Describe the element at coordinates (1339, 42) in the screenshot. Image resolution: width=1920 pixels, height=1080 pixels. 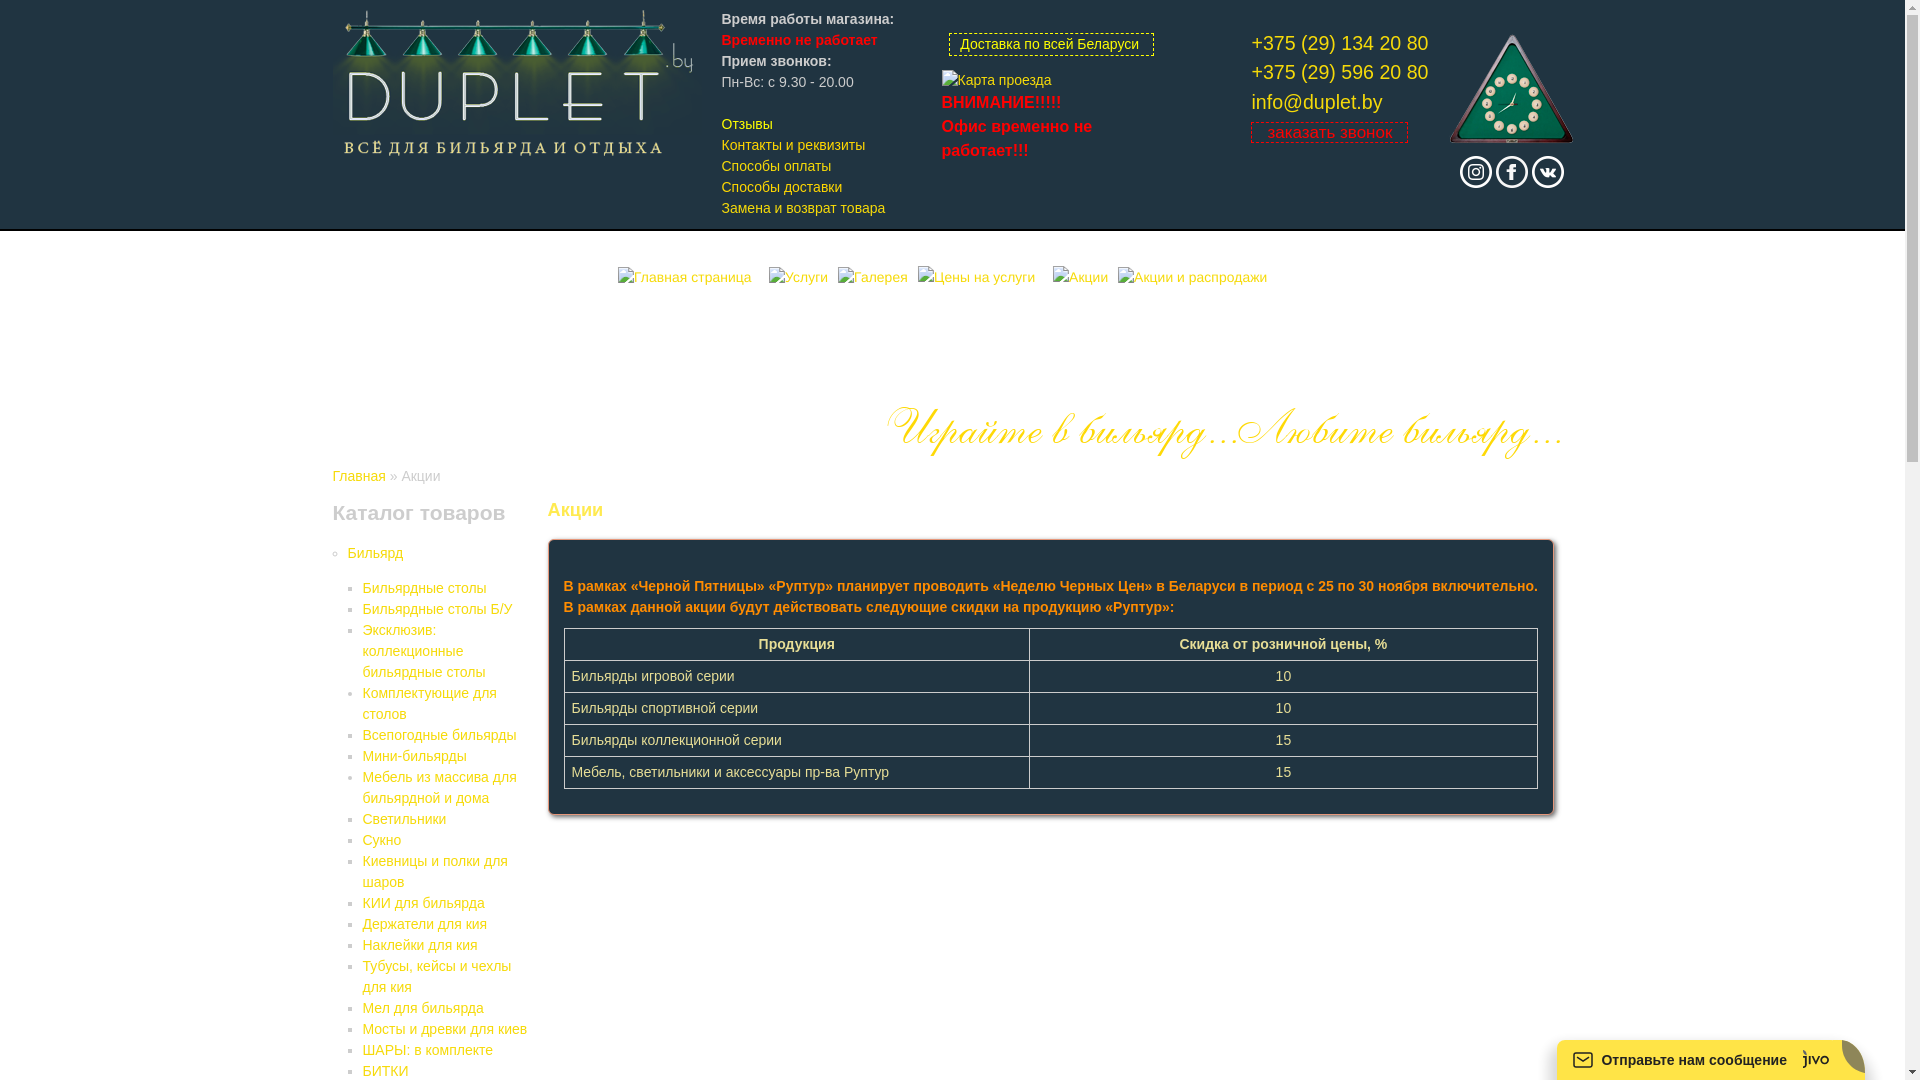
I see `'+375 (29) 134 20 80'` at that location.